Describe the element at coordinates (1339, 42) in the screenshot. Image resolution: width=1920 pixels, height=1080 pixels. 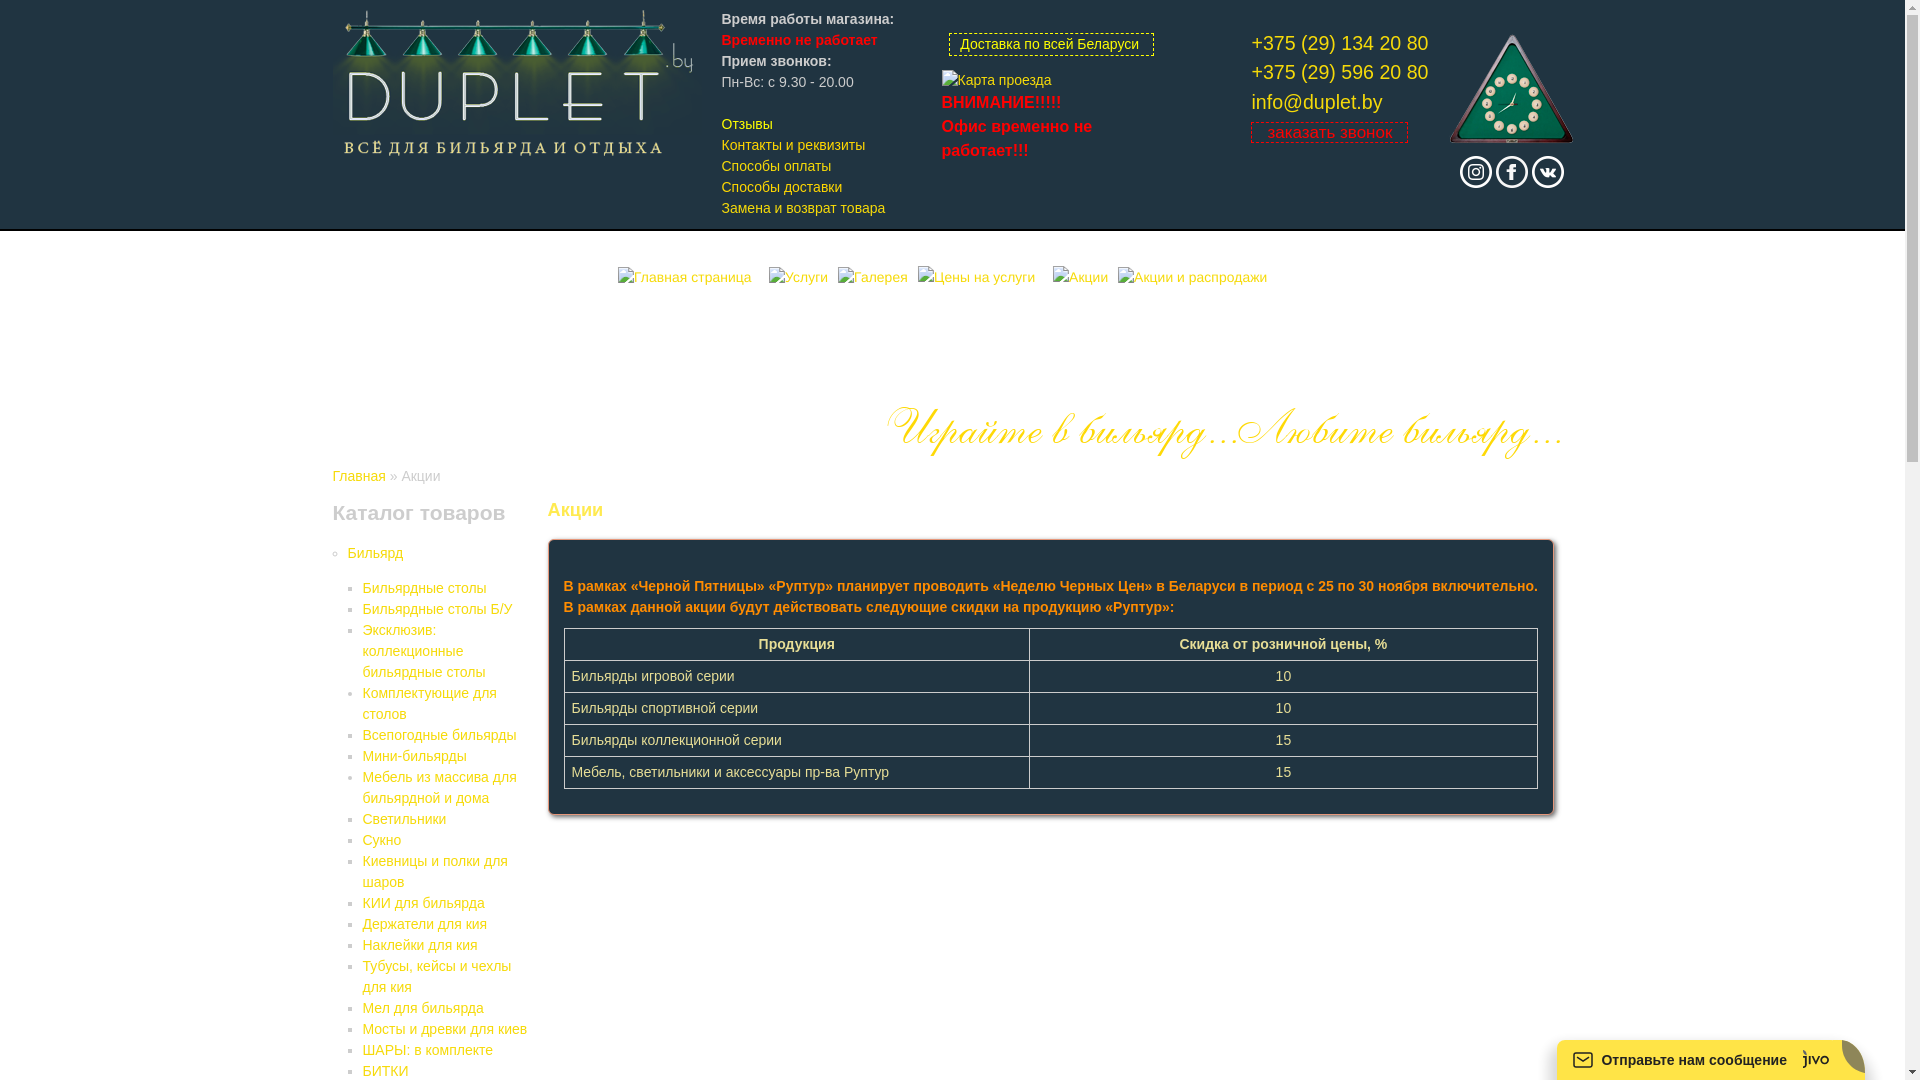
I see `'+375 (29) 134 20 80'` at that location.